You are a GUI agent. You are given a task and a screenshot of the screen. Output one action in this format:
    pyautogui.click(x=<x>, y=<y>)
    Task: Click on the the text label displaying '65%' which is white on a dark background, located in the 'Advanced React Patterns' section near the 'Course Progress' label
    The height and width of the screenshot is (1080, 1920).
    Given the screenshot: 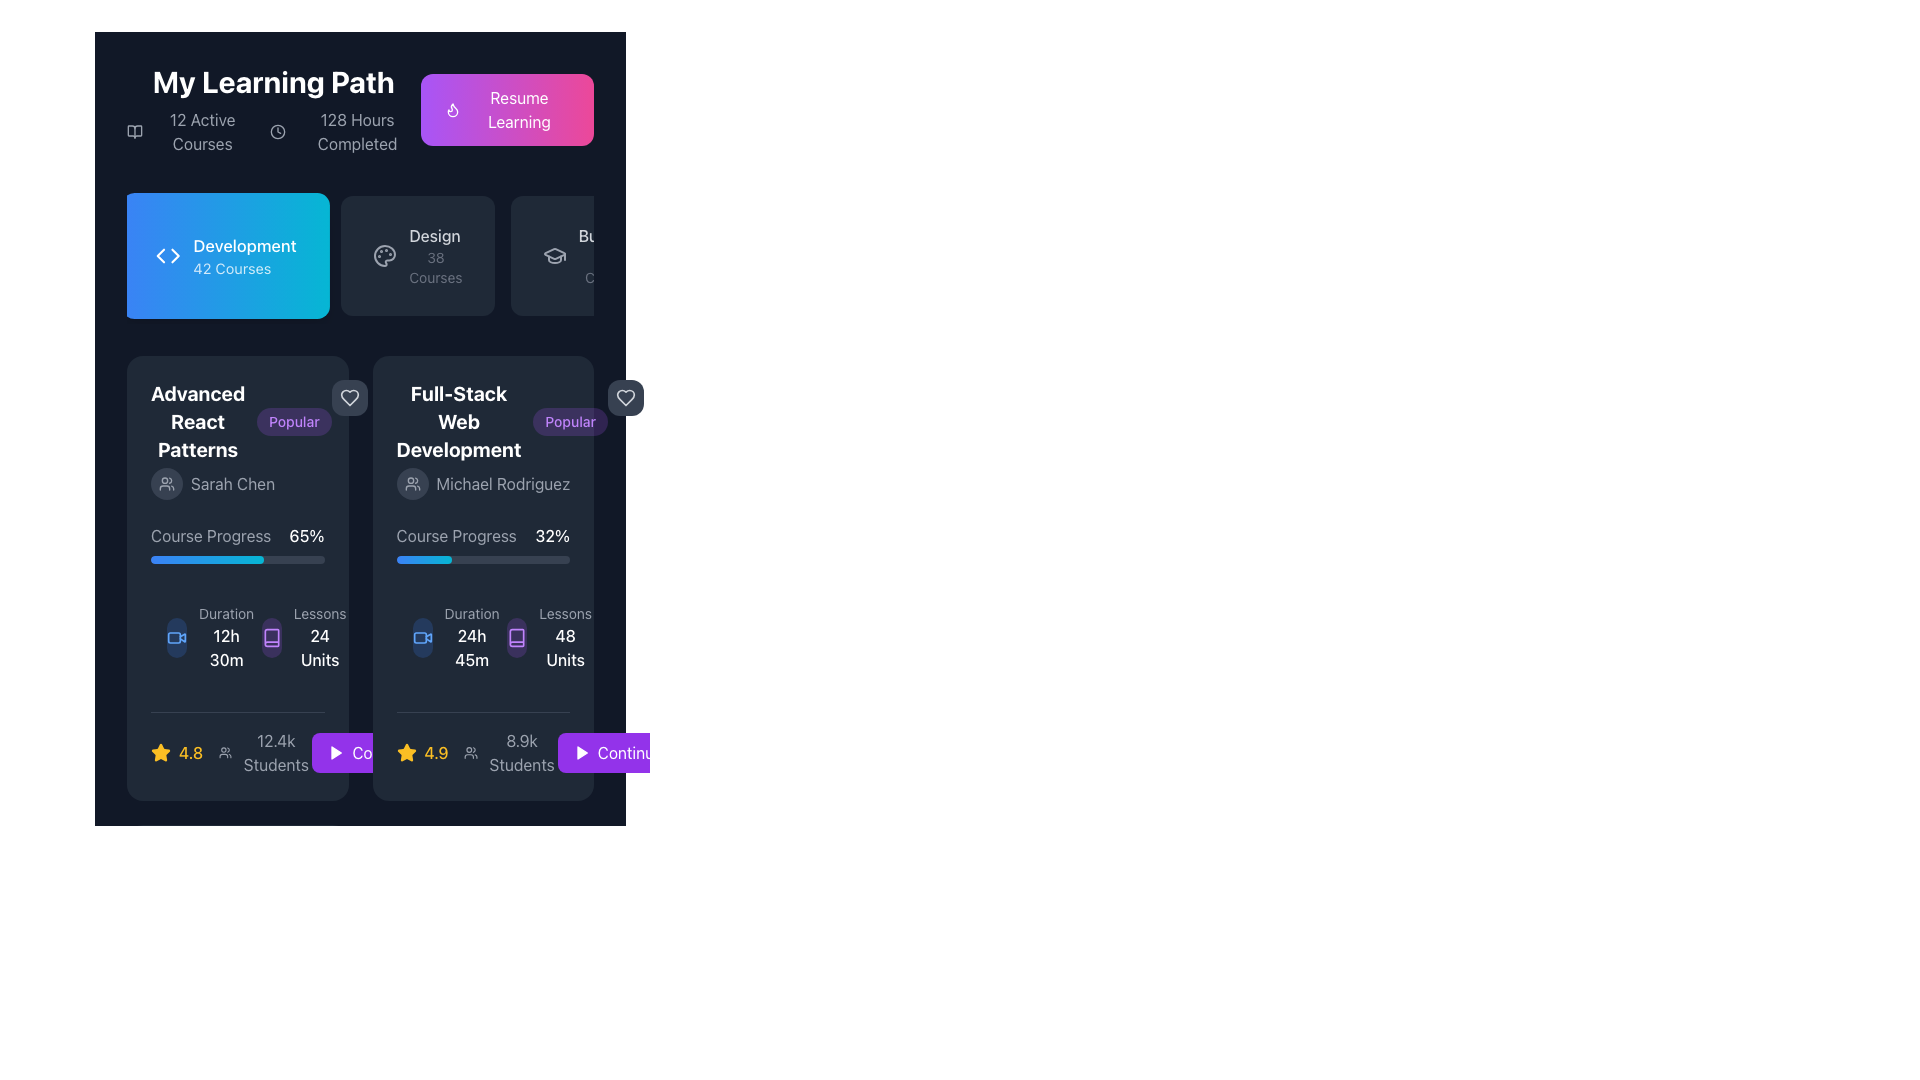 What is the action you would take?
    pyautogui.click(x=306, y=535)
    